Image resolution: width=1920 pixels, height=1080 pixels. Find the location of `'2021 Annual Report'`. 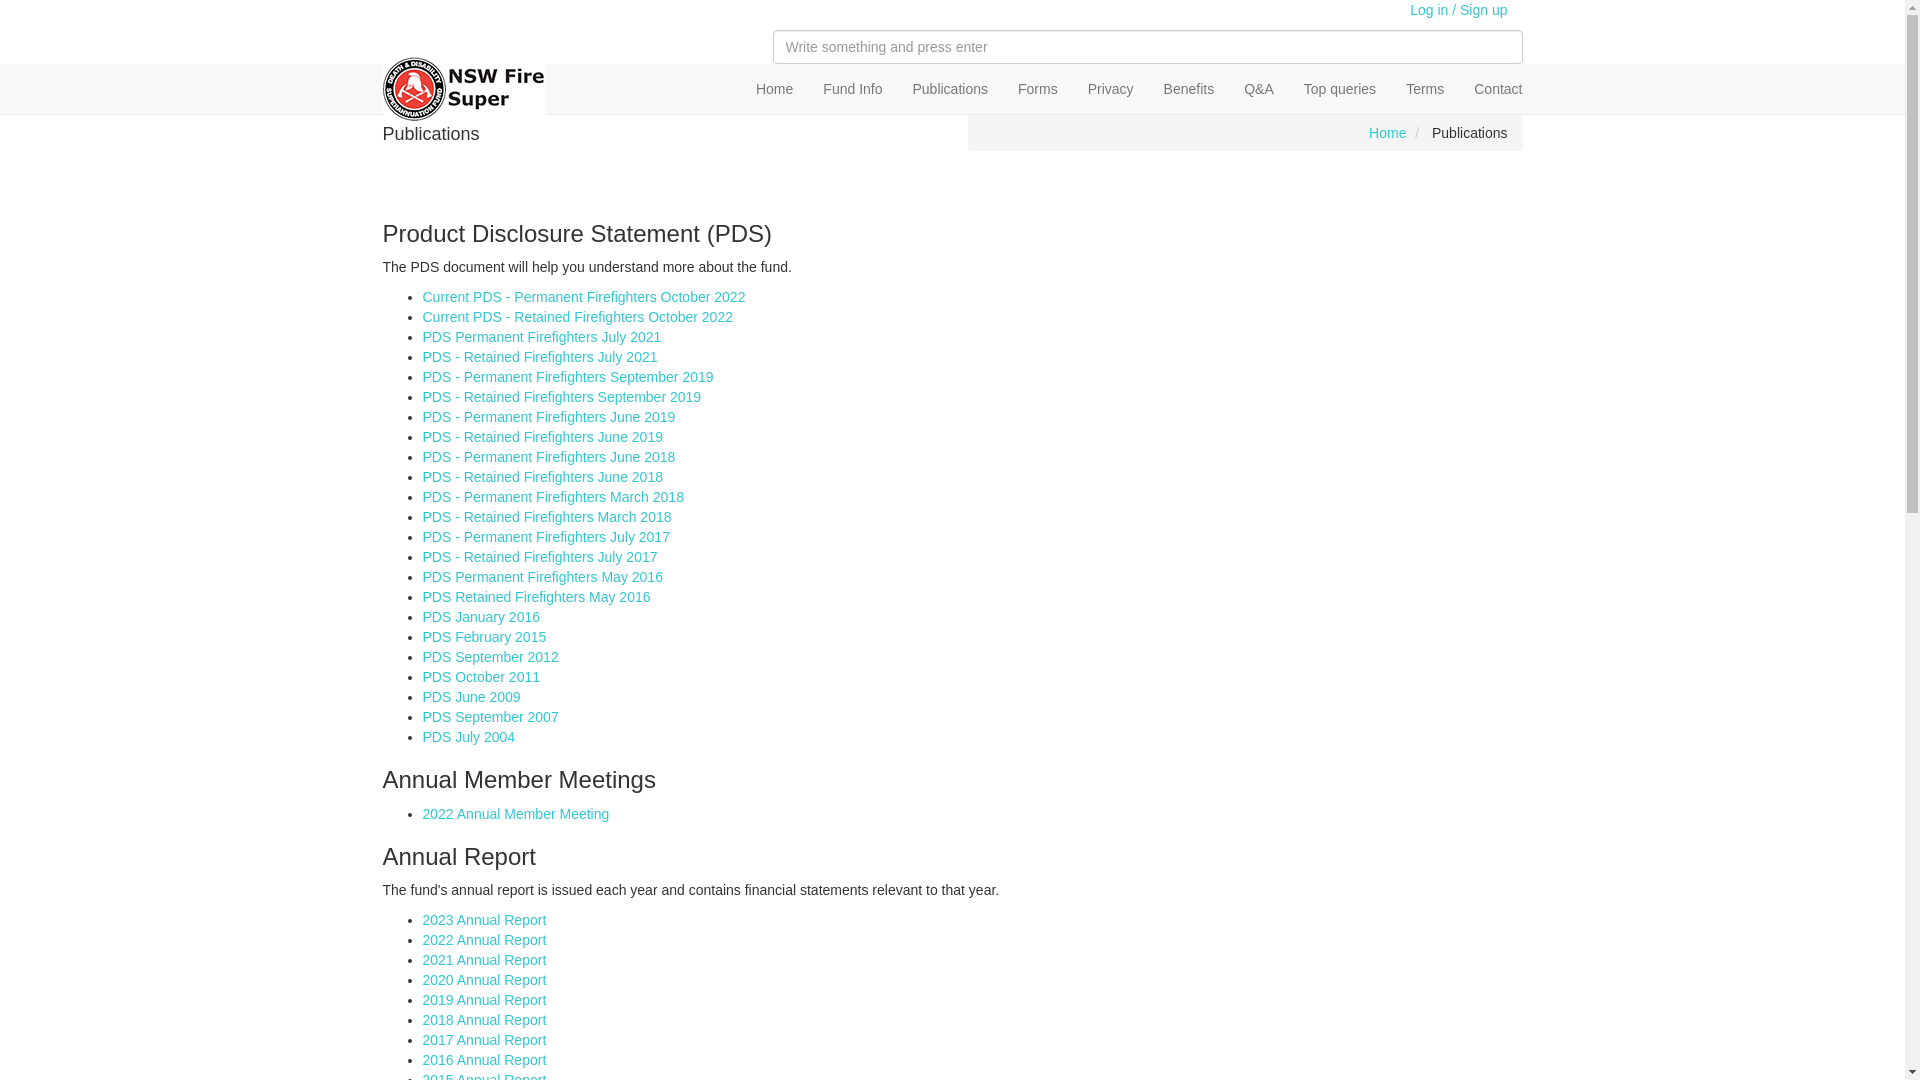

'2021 Annual Report' is located at coordinates (484, 959).